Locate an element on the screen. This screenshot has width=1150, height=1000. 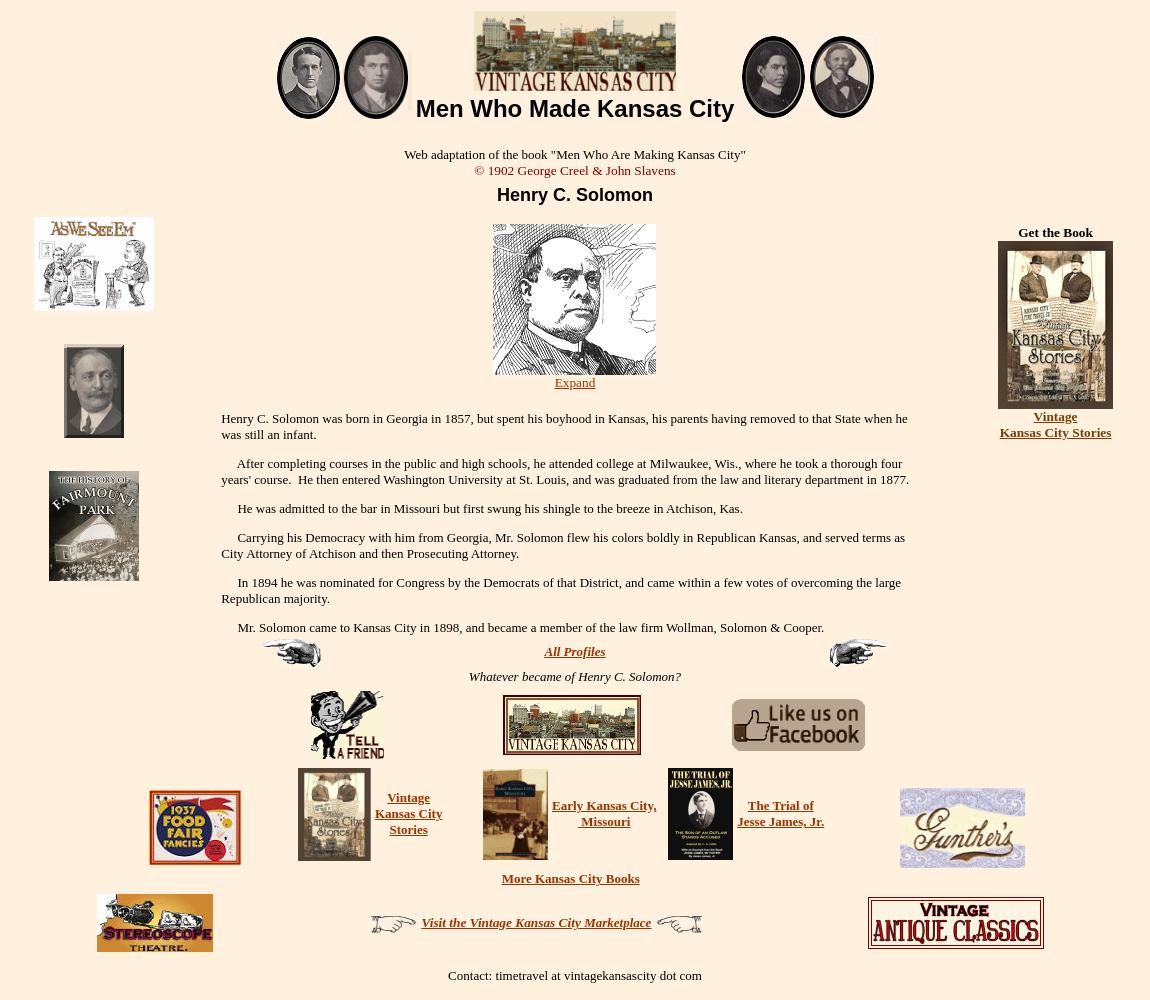
'Expand' is located at coordinates (553, 381).